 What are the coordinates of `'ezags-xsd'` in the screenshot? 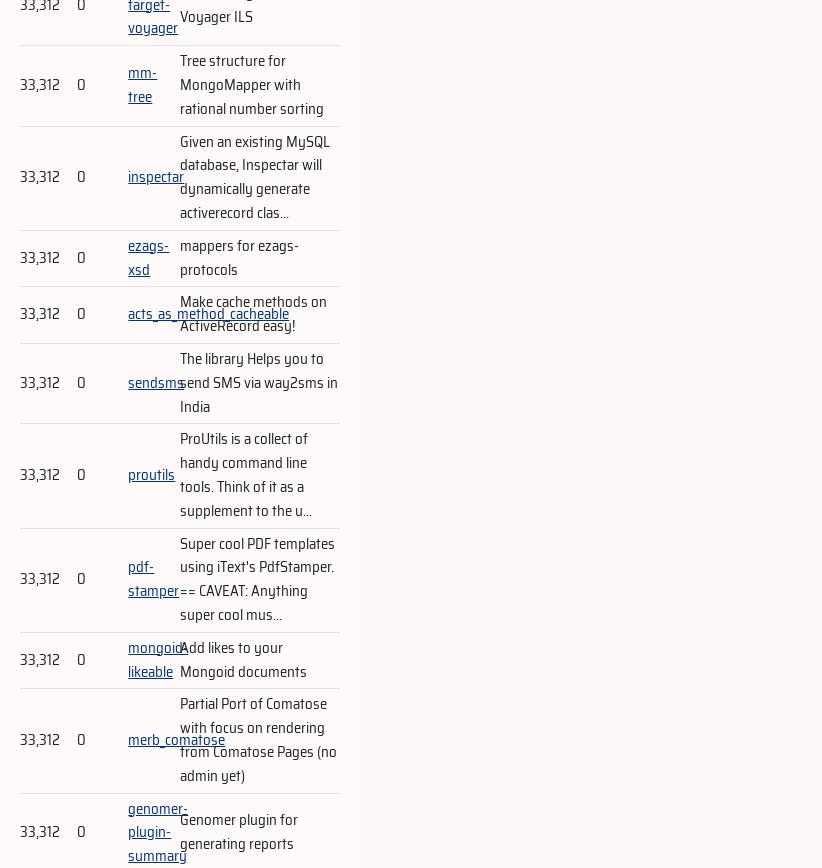 It's located at (148, 257).